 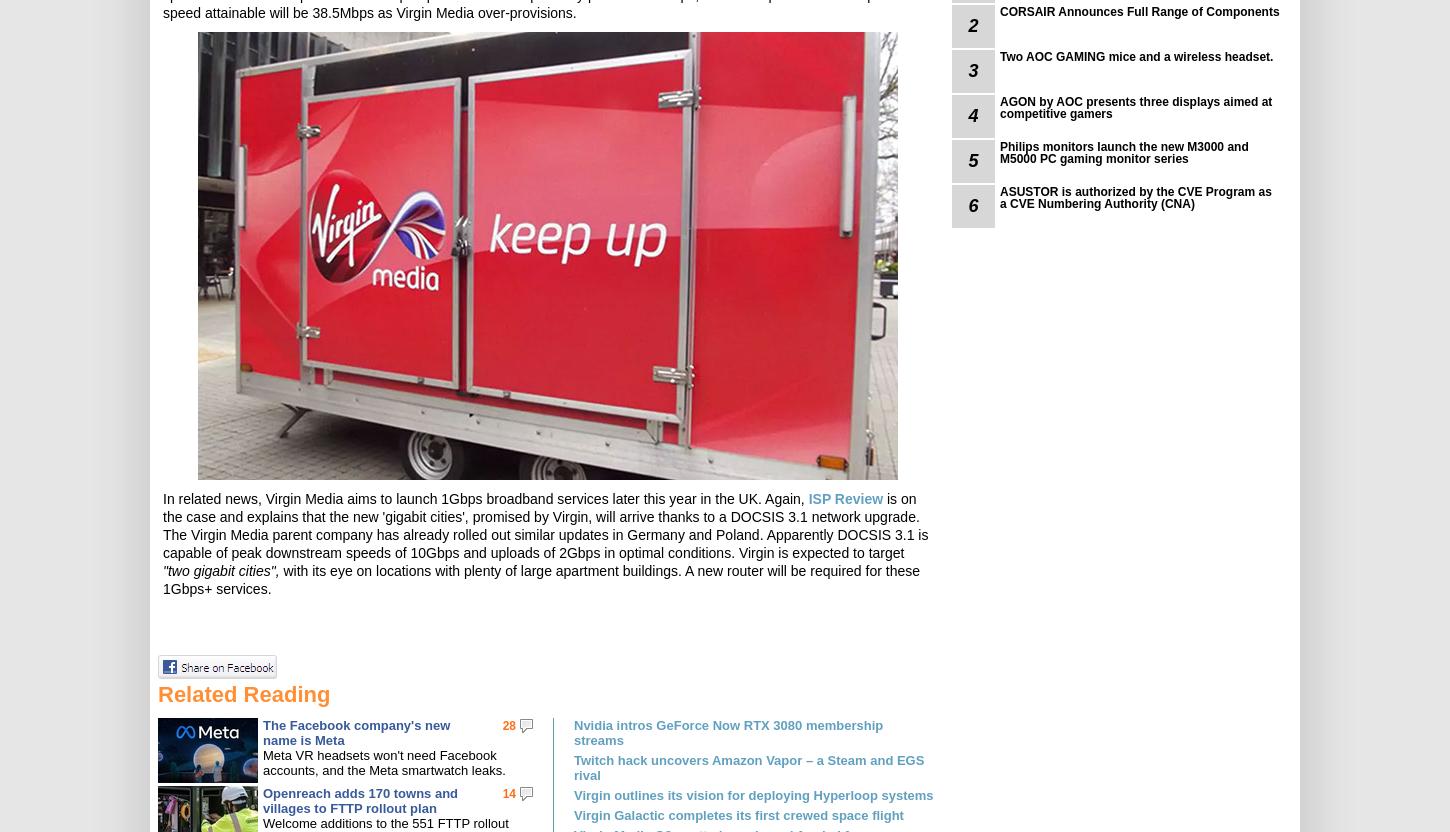 I want to click on 'CORSAIR Announces Full Range of Components', so click(x=1000, y=11).